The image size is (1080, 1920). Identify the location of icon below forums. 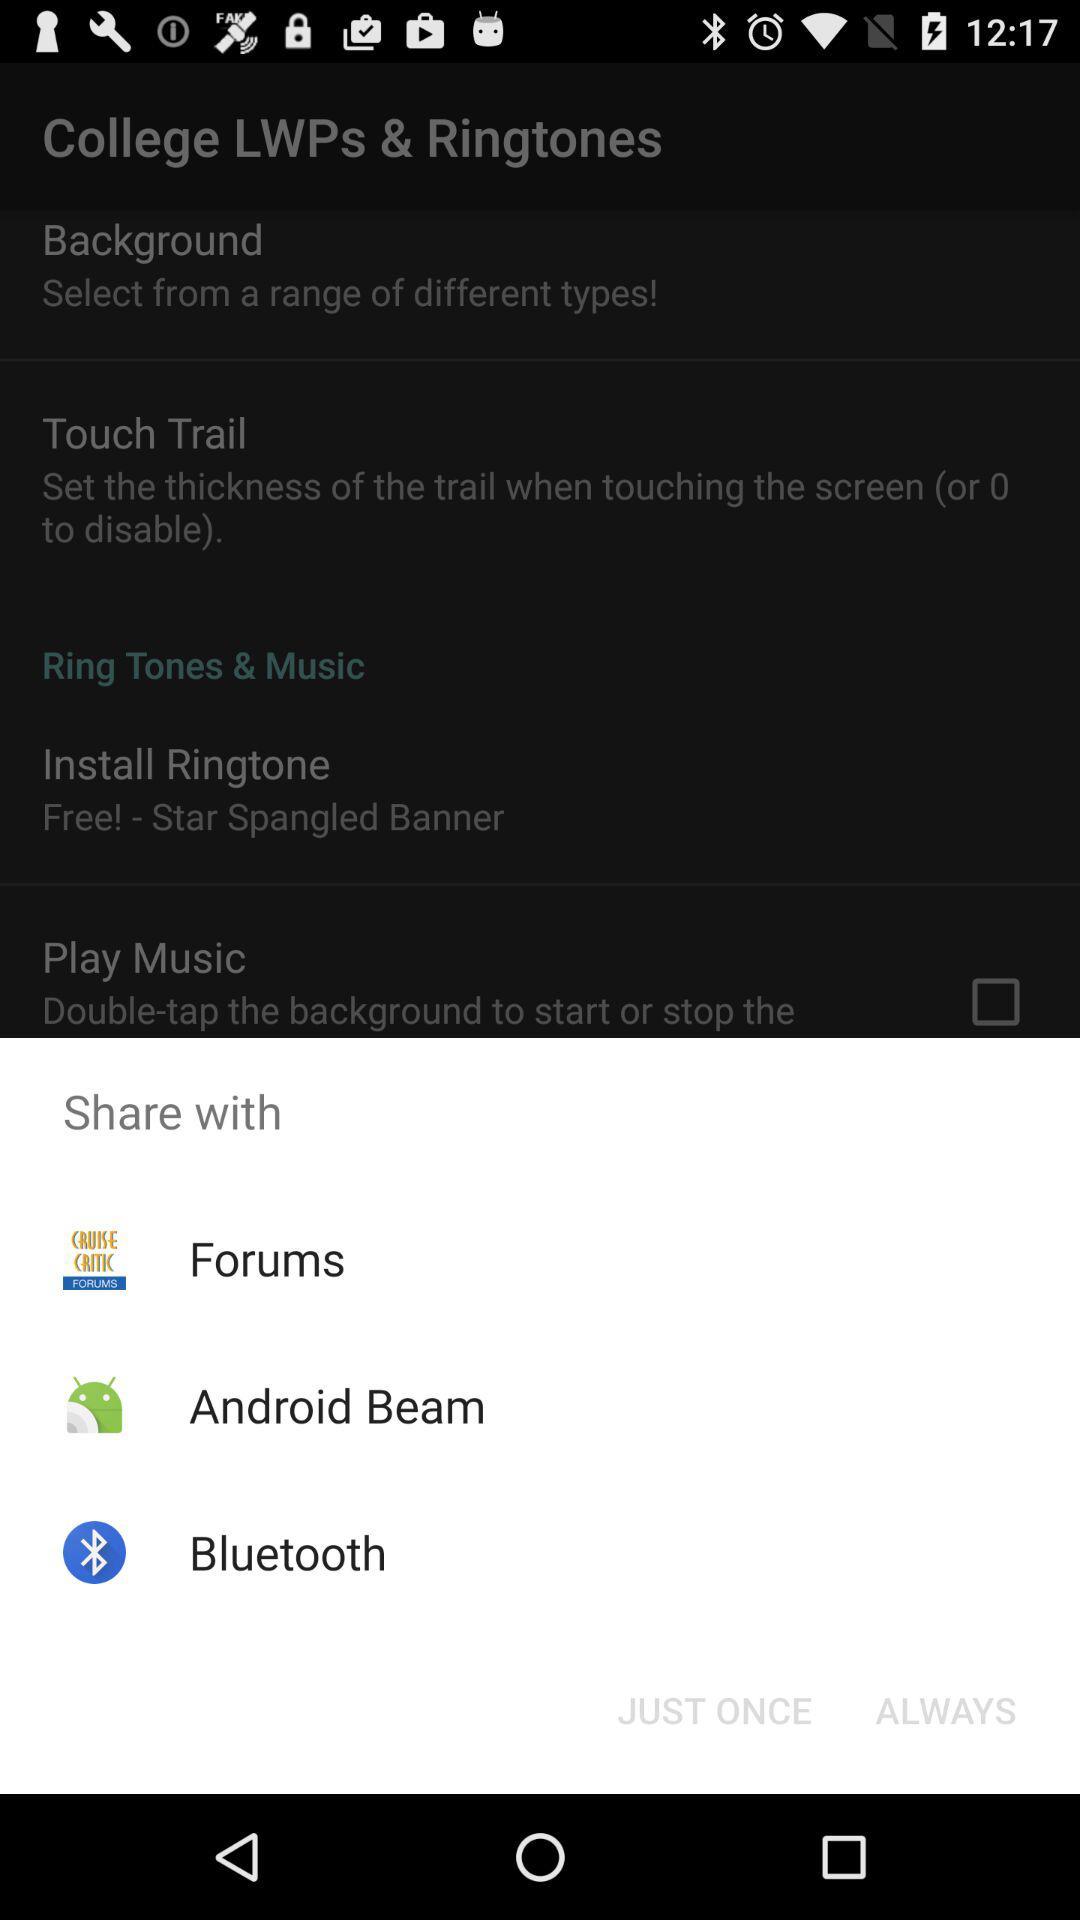
(336, 1404).